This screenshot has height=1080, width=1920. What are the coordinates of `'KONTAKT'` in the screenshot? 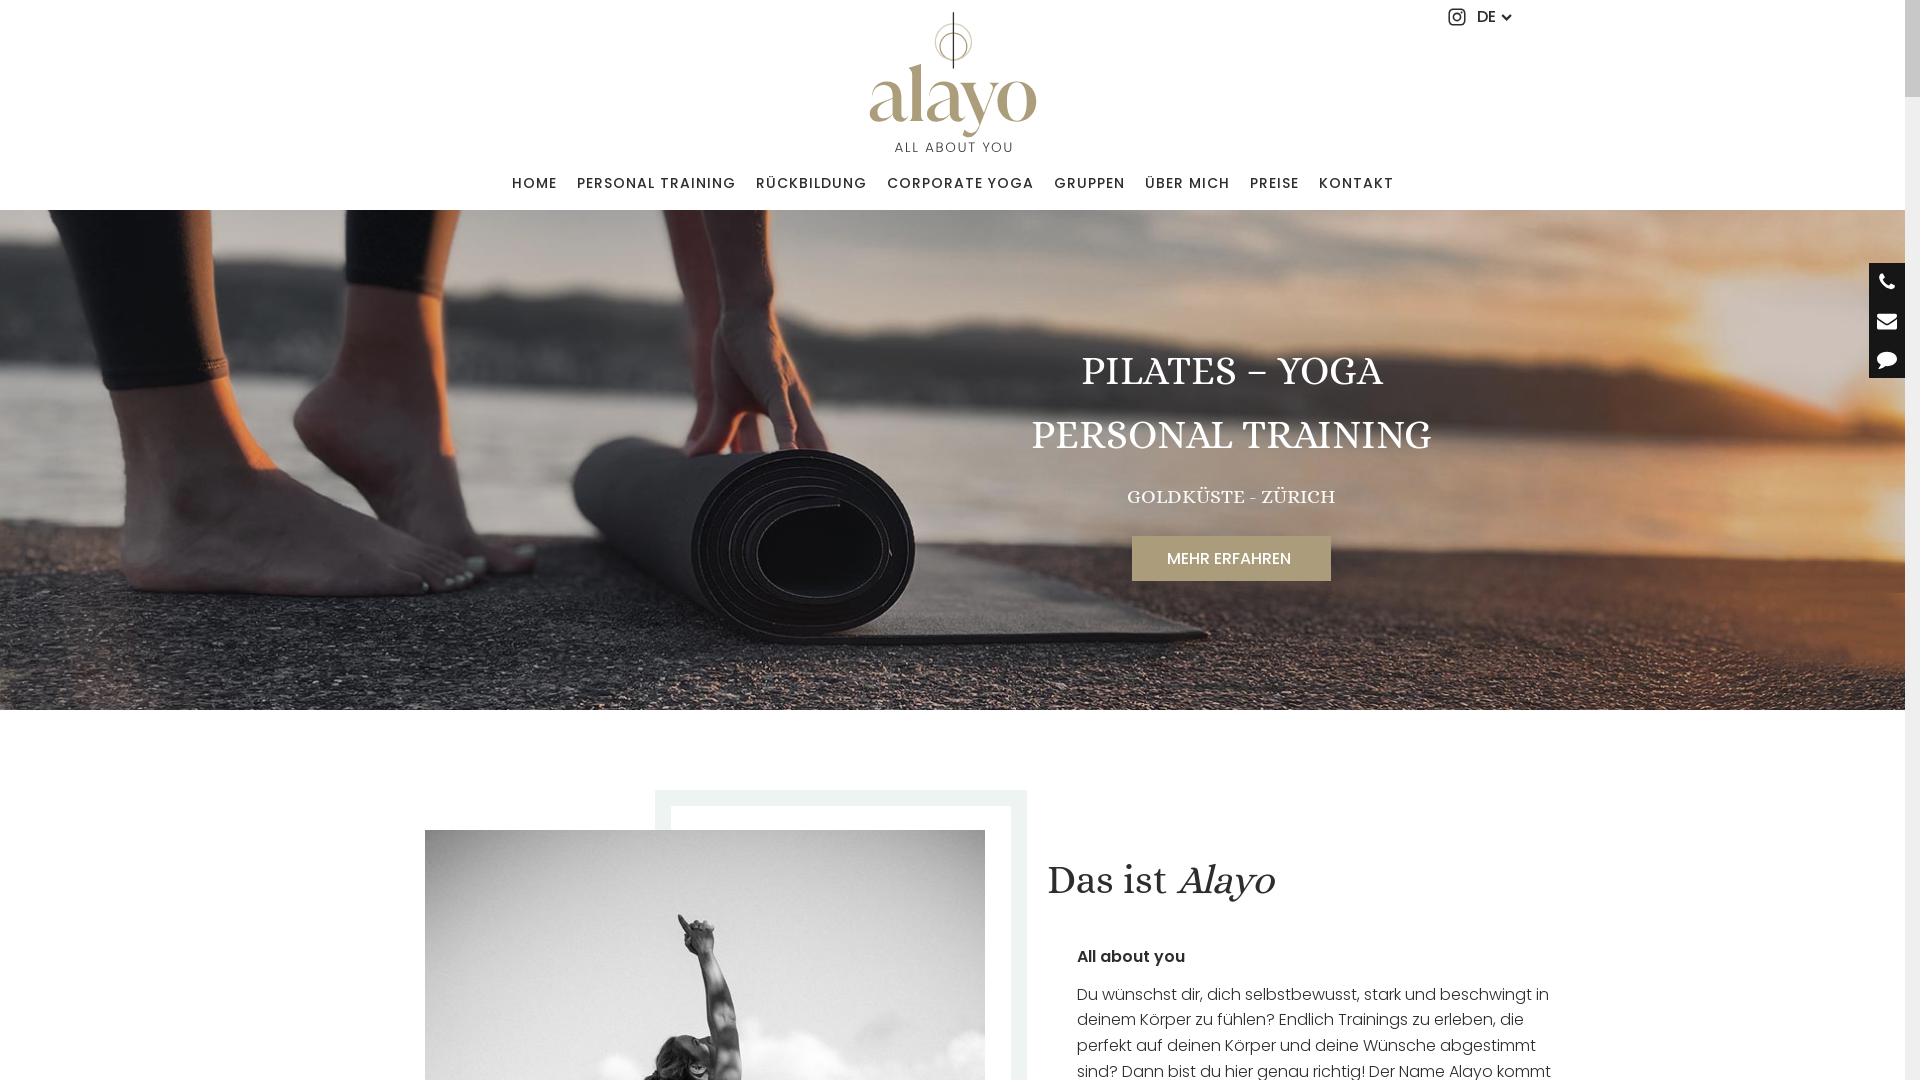 It's located at (1355, 182).